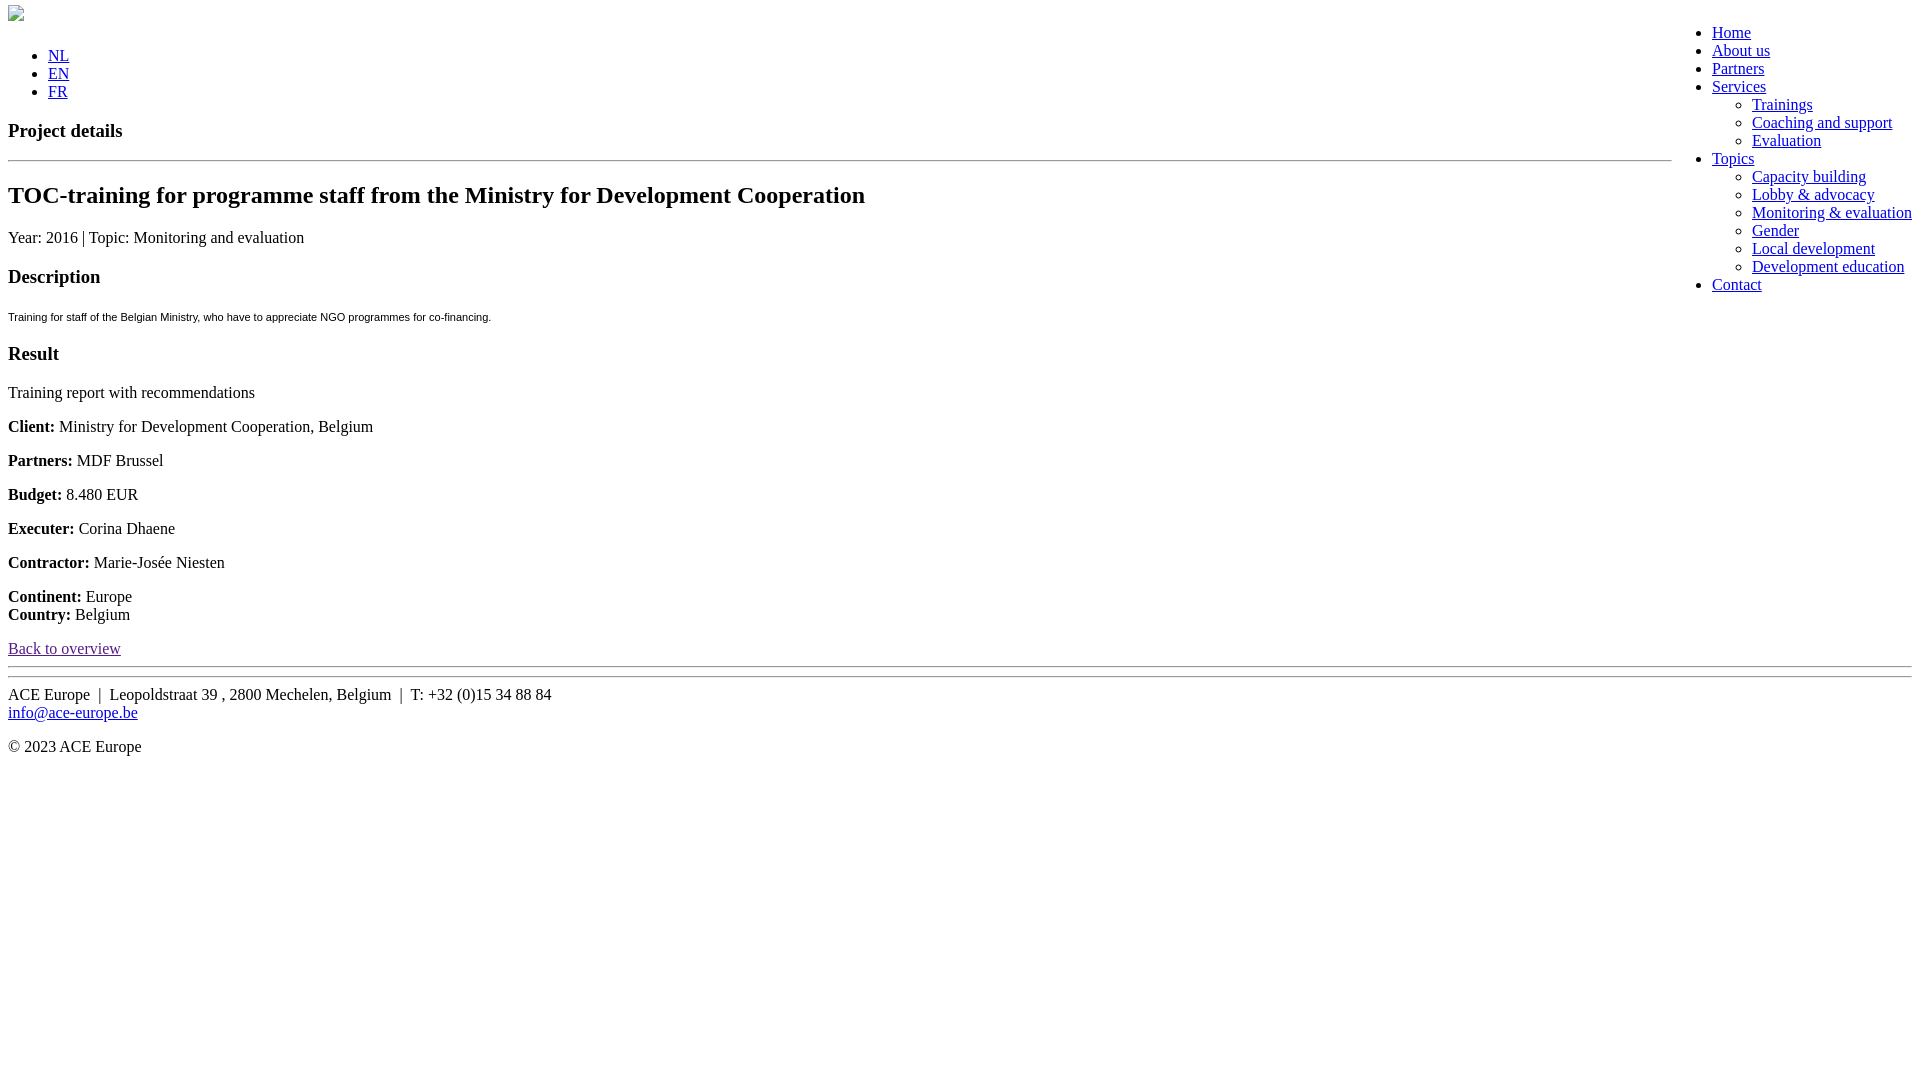  What do you see at coordinates (64, 648) in the screenshot?
I see `'Back to overview'` at bounding box center [64, 648].